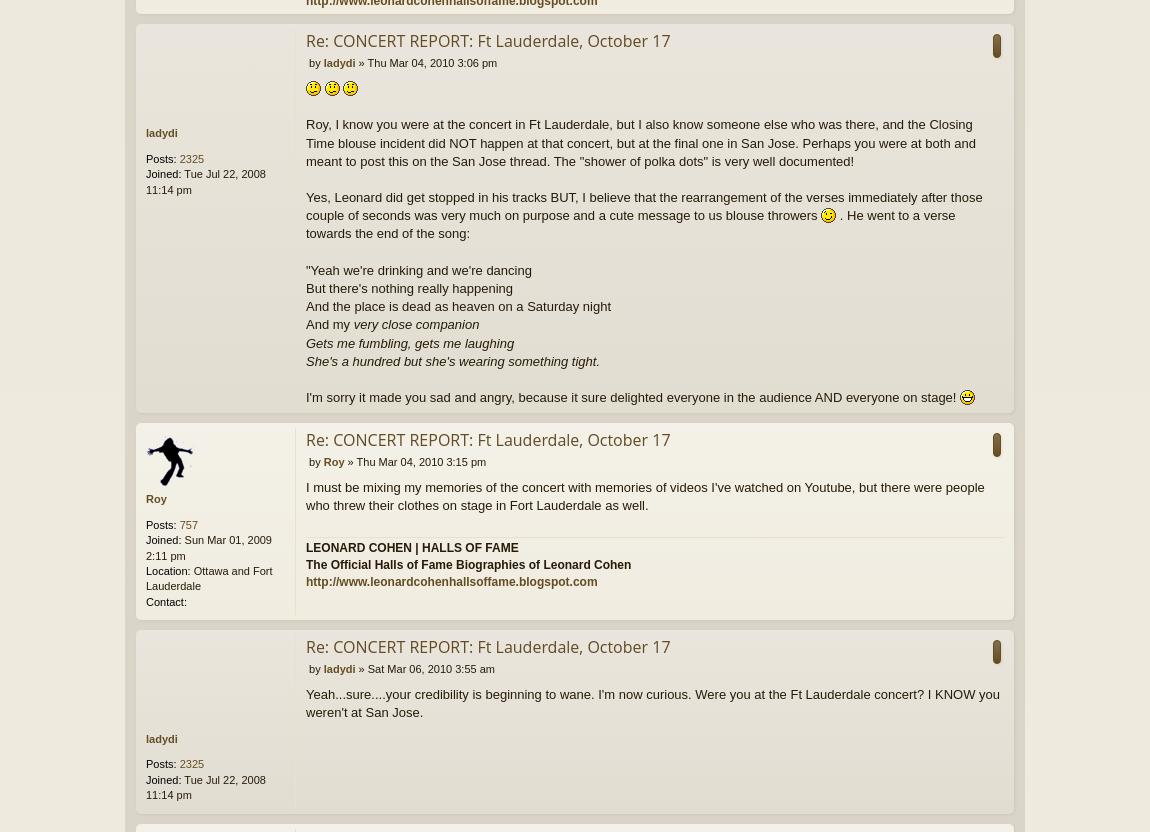  What do you see at coordinates (145, 547) in the screenshot?
I see `'Sun Mar 01, 2009 2:11 pm'` at bounding box center [145, 547].